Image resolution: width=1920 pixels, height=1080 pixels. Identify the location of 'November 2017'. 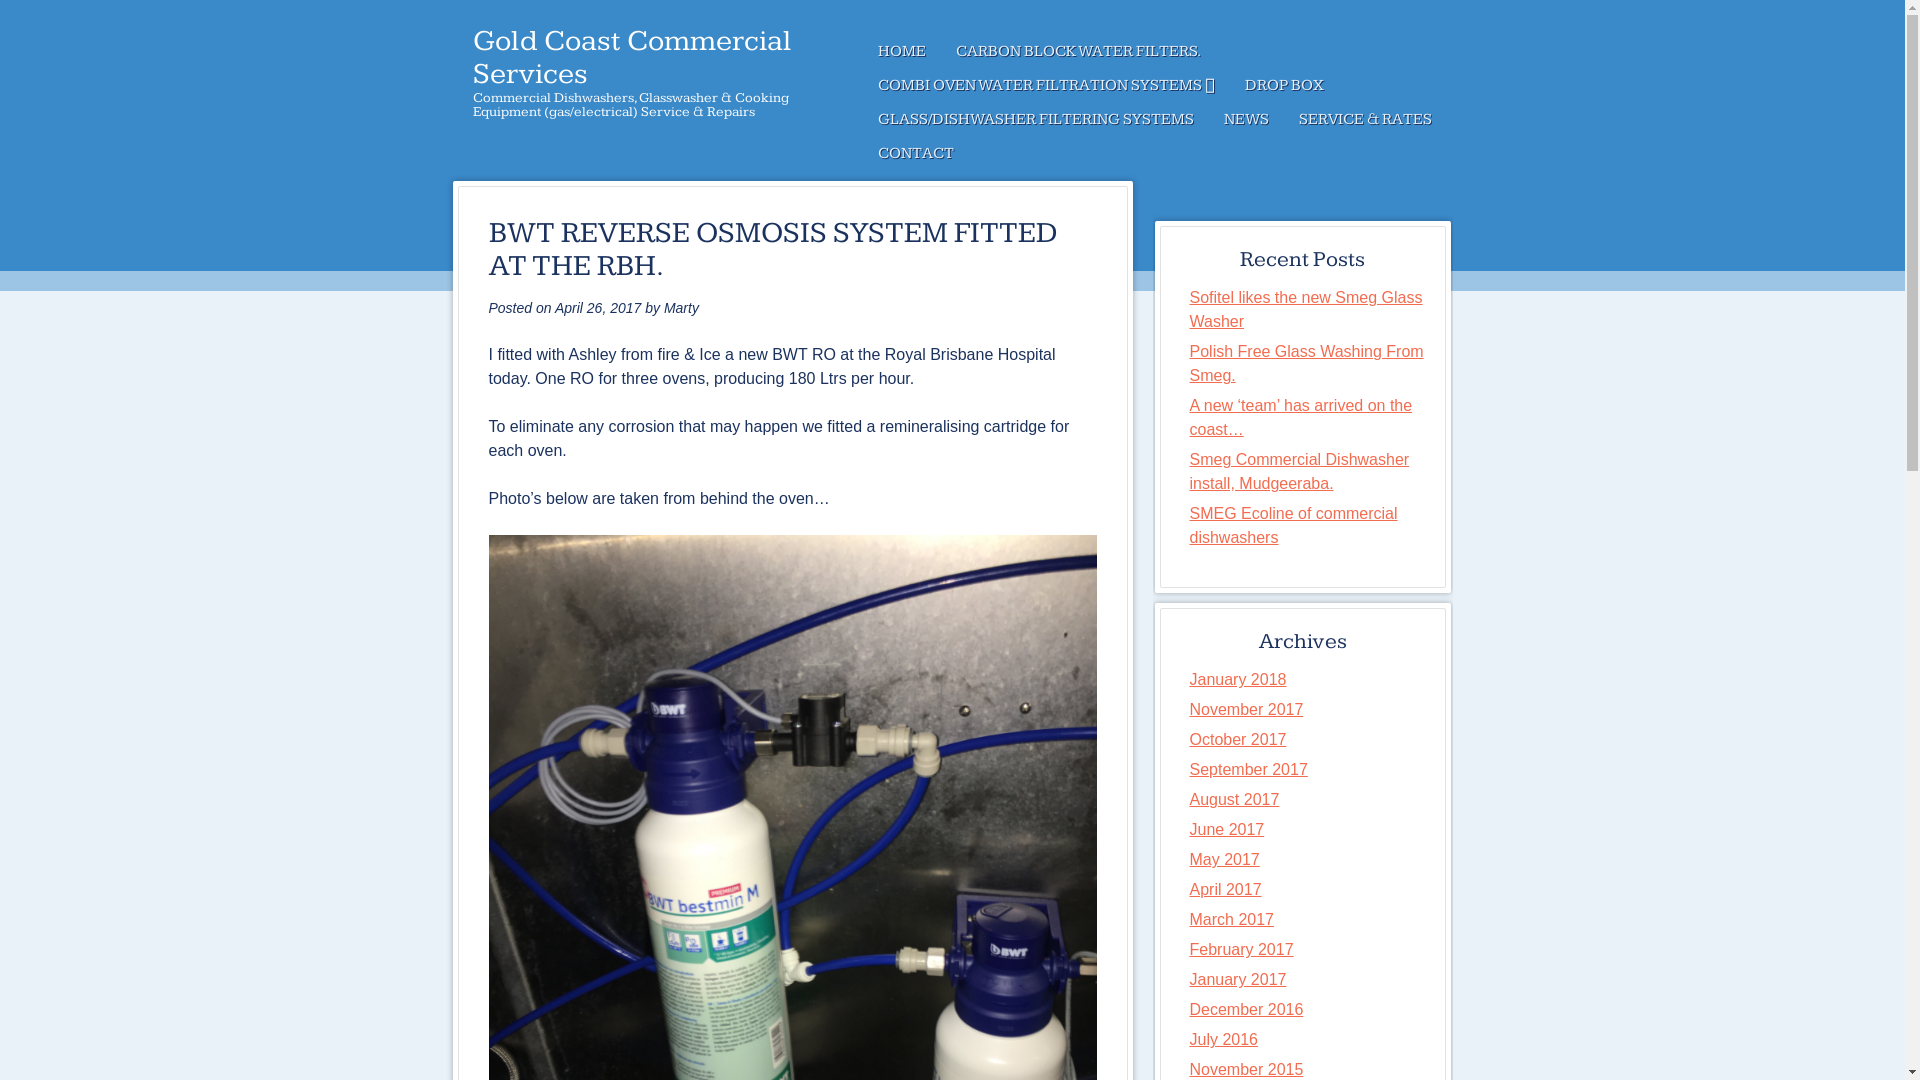
(1246, 708).